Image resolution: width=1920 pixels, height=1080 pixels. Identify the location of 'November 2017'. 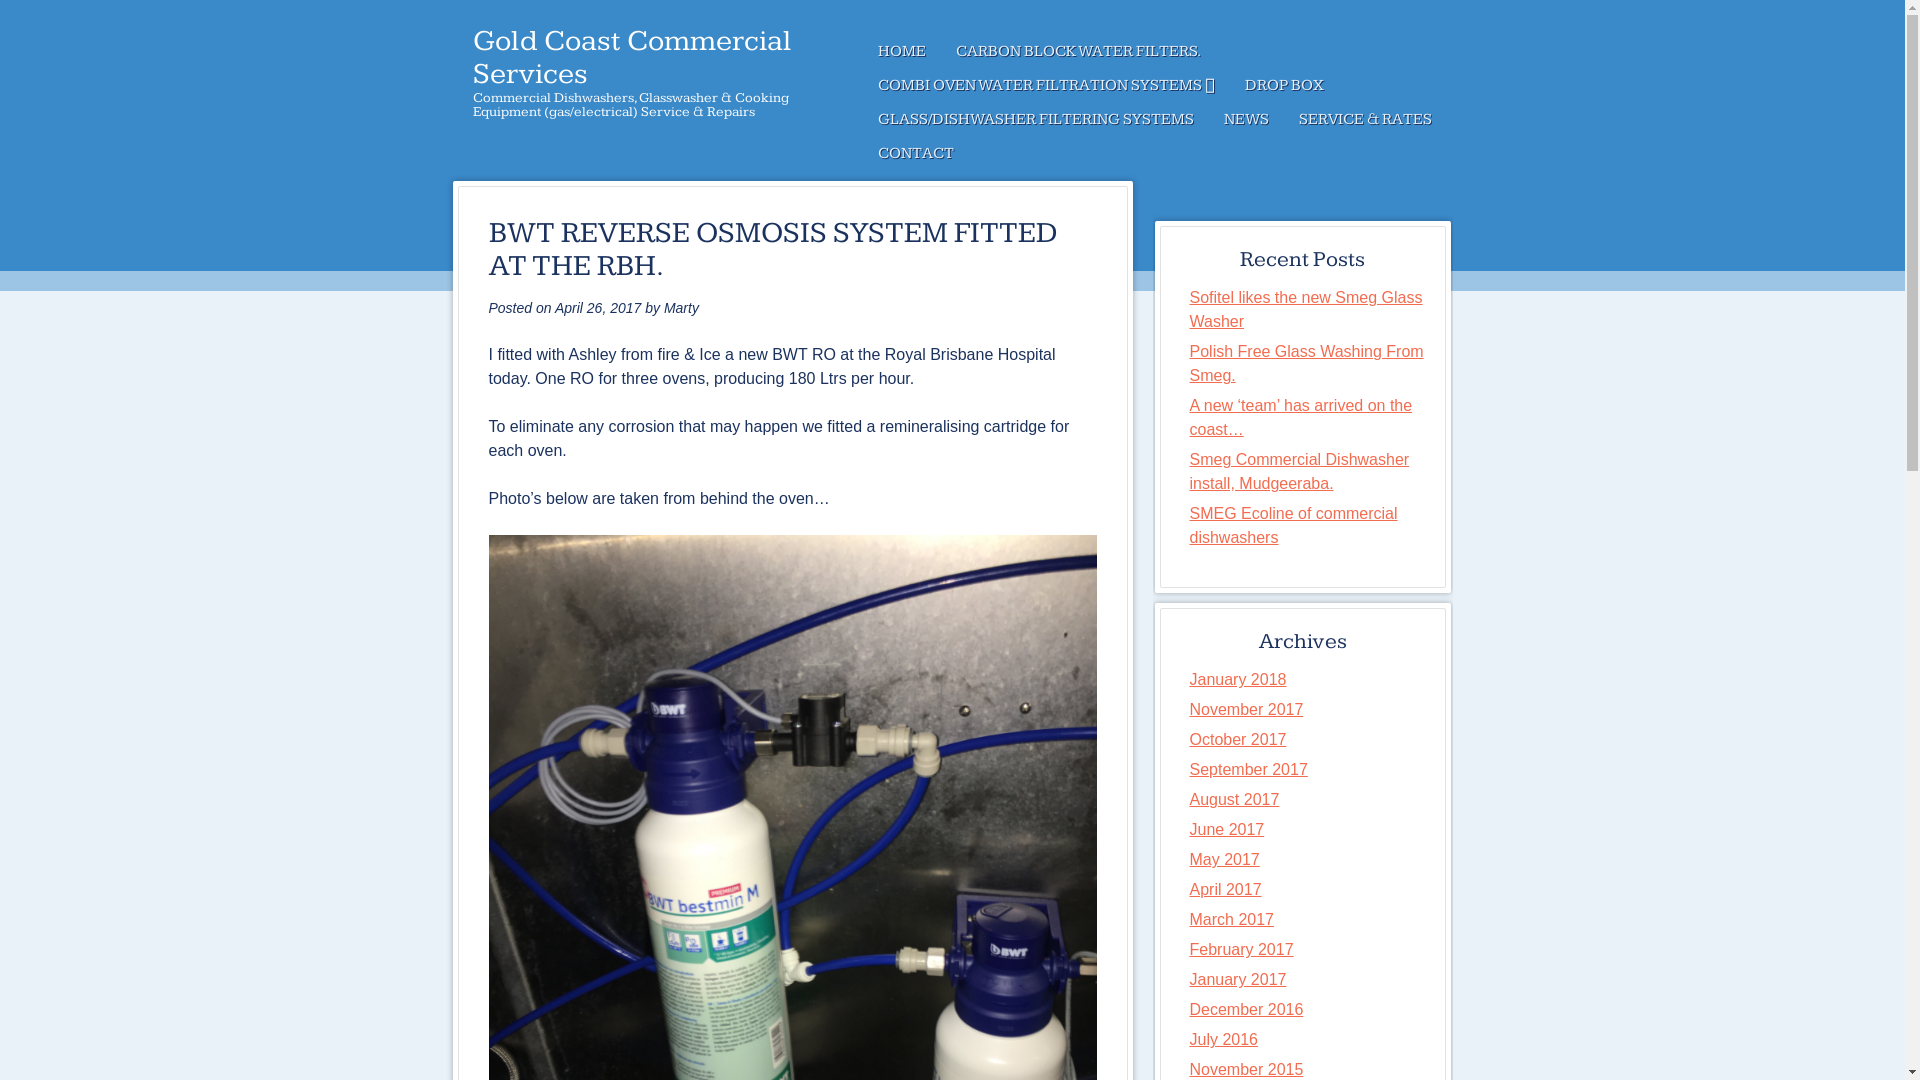
(1246, 708).